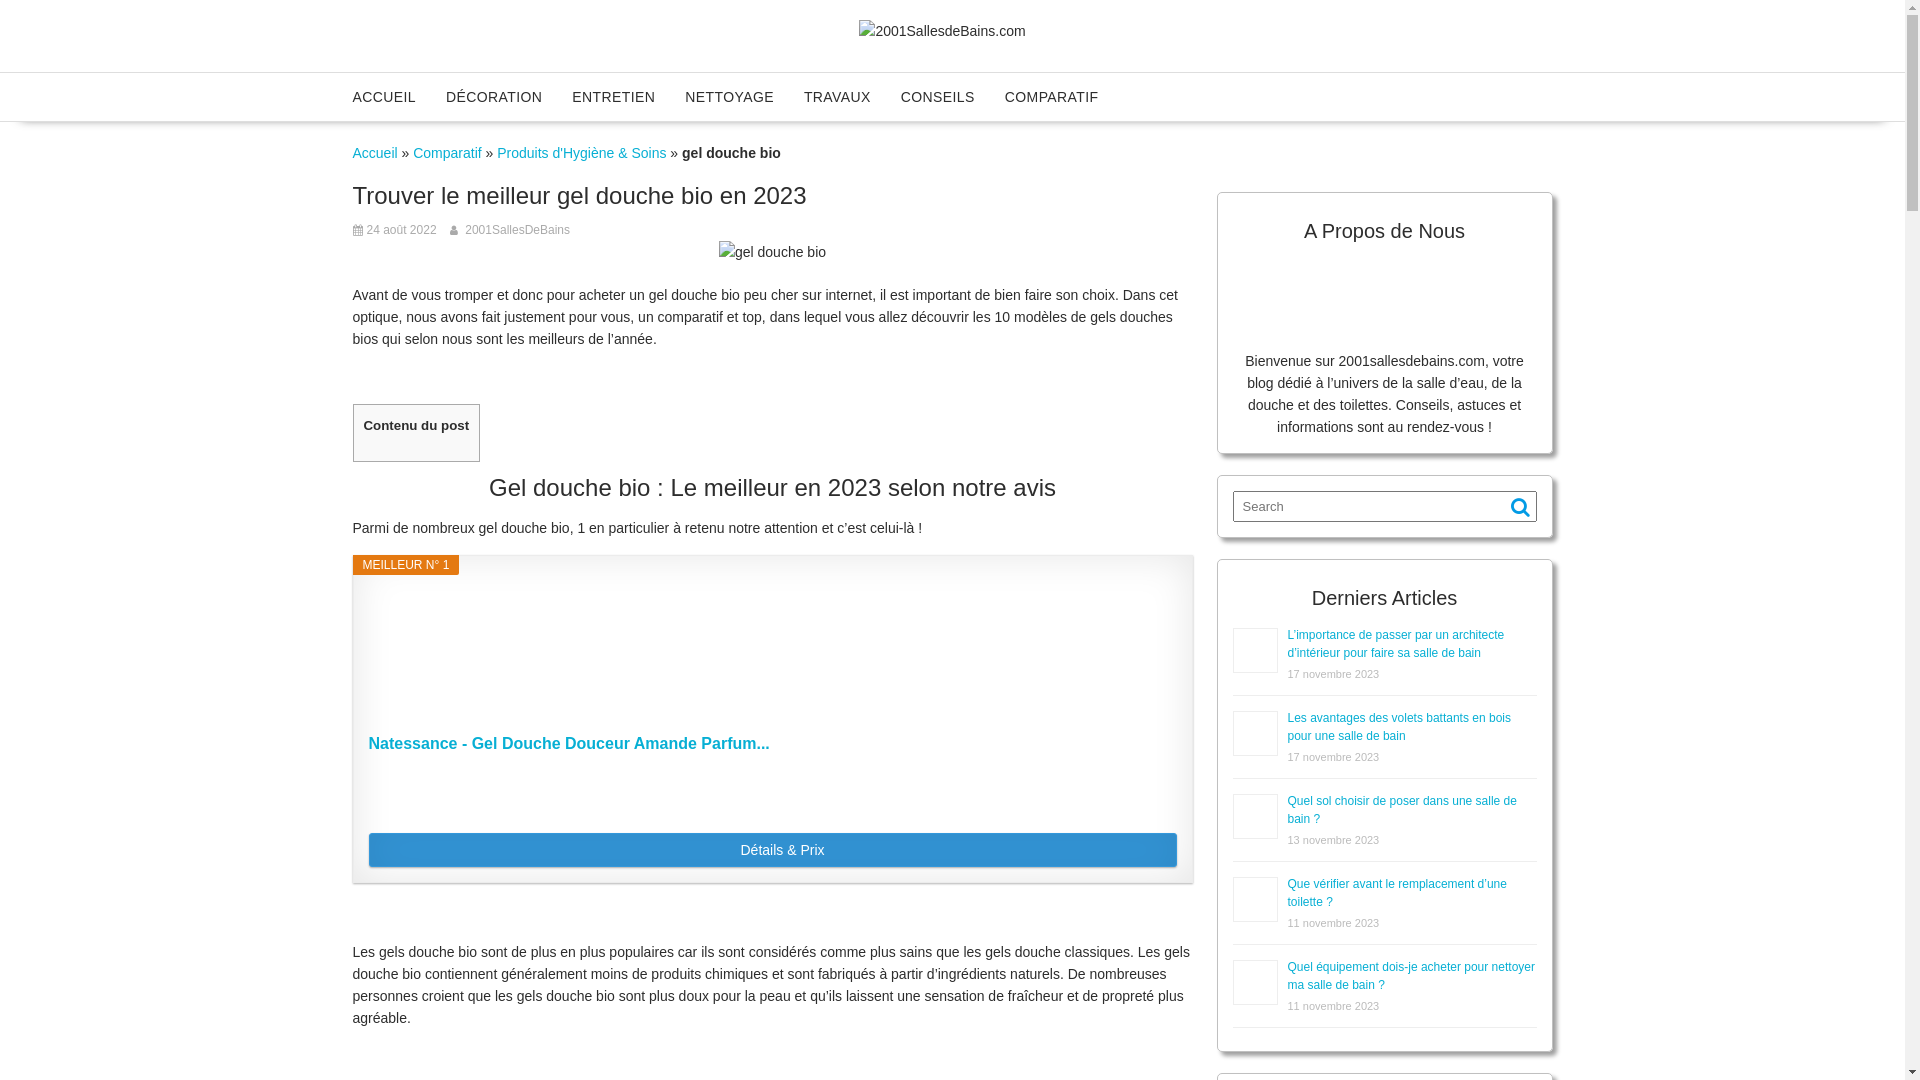 This screenshot has height=1080, width=1920. I want to click on 'COMPARATIF', so click(1050, 96).